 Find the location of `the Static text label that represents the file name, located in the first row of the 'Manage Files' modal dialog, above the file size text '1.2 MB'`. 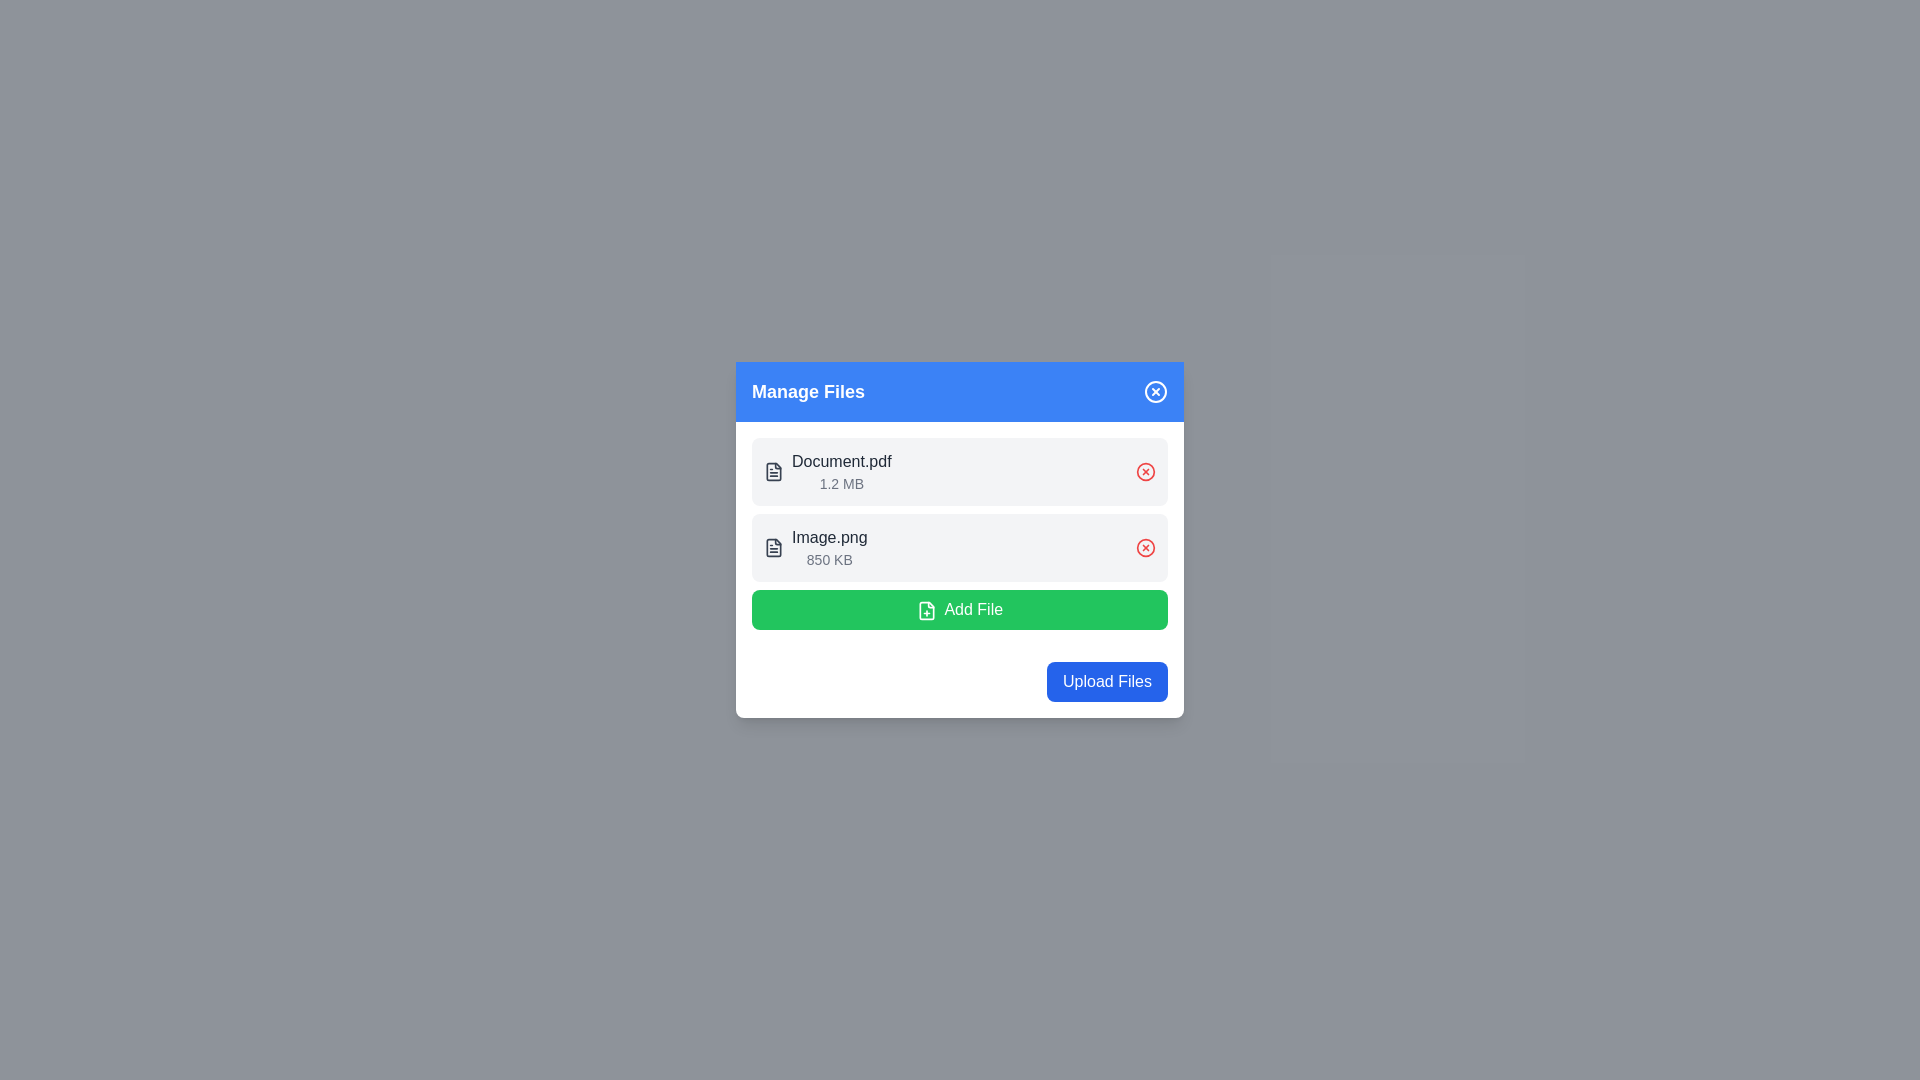

the Static text label that represents the file name, located in the first row of the 'Manage Files' modal dialog, above the file size text '1.2 MB' is located at coordinates (841, 462).